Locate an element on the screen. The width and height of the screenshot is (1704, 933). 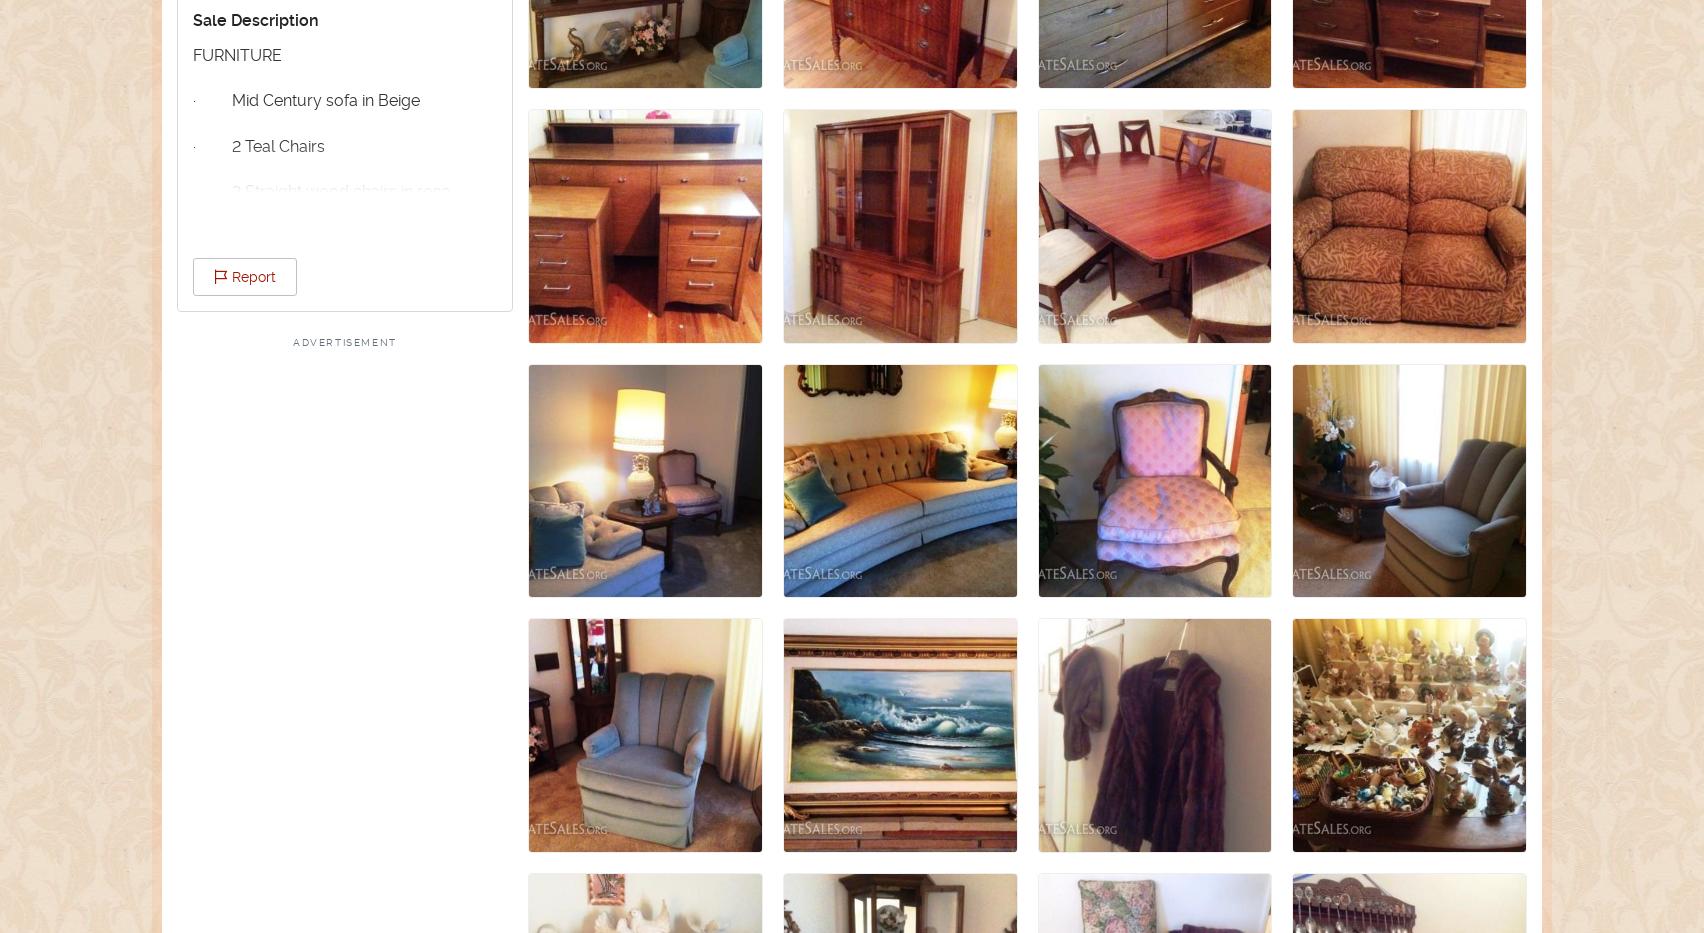
'·         Vintage kitchen table with 2 chairs and extension' is located at coordinates (335, 620).